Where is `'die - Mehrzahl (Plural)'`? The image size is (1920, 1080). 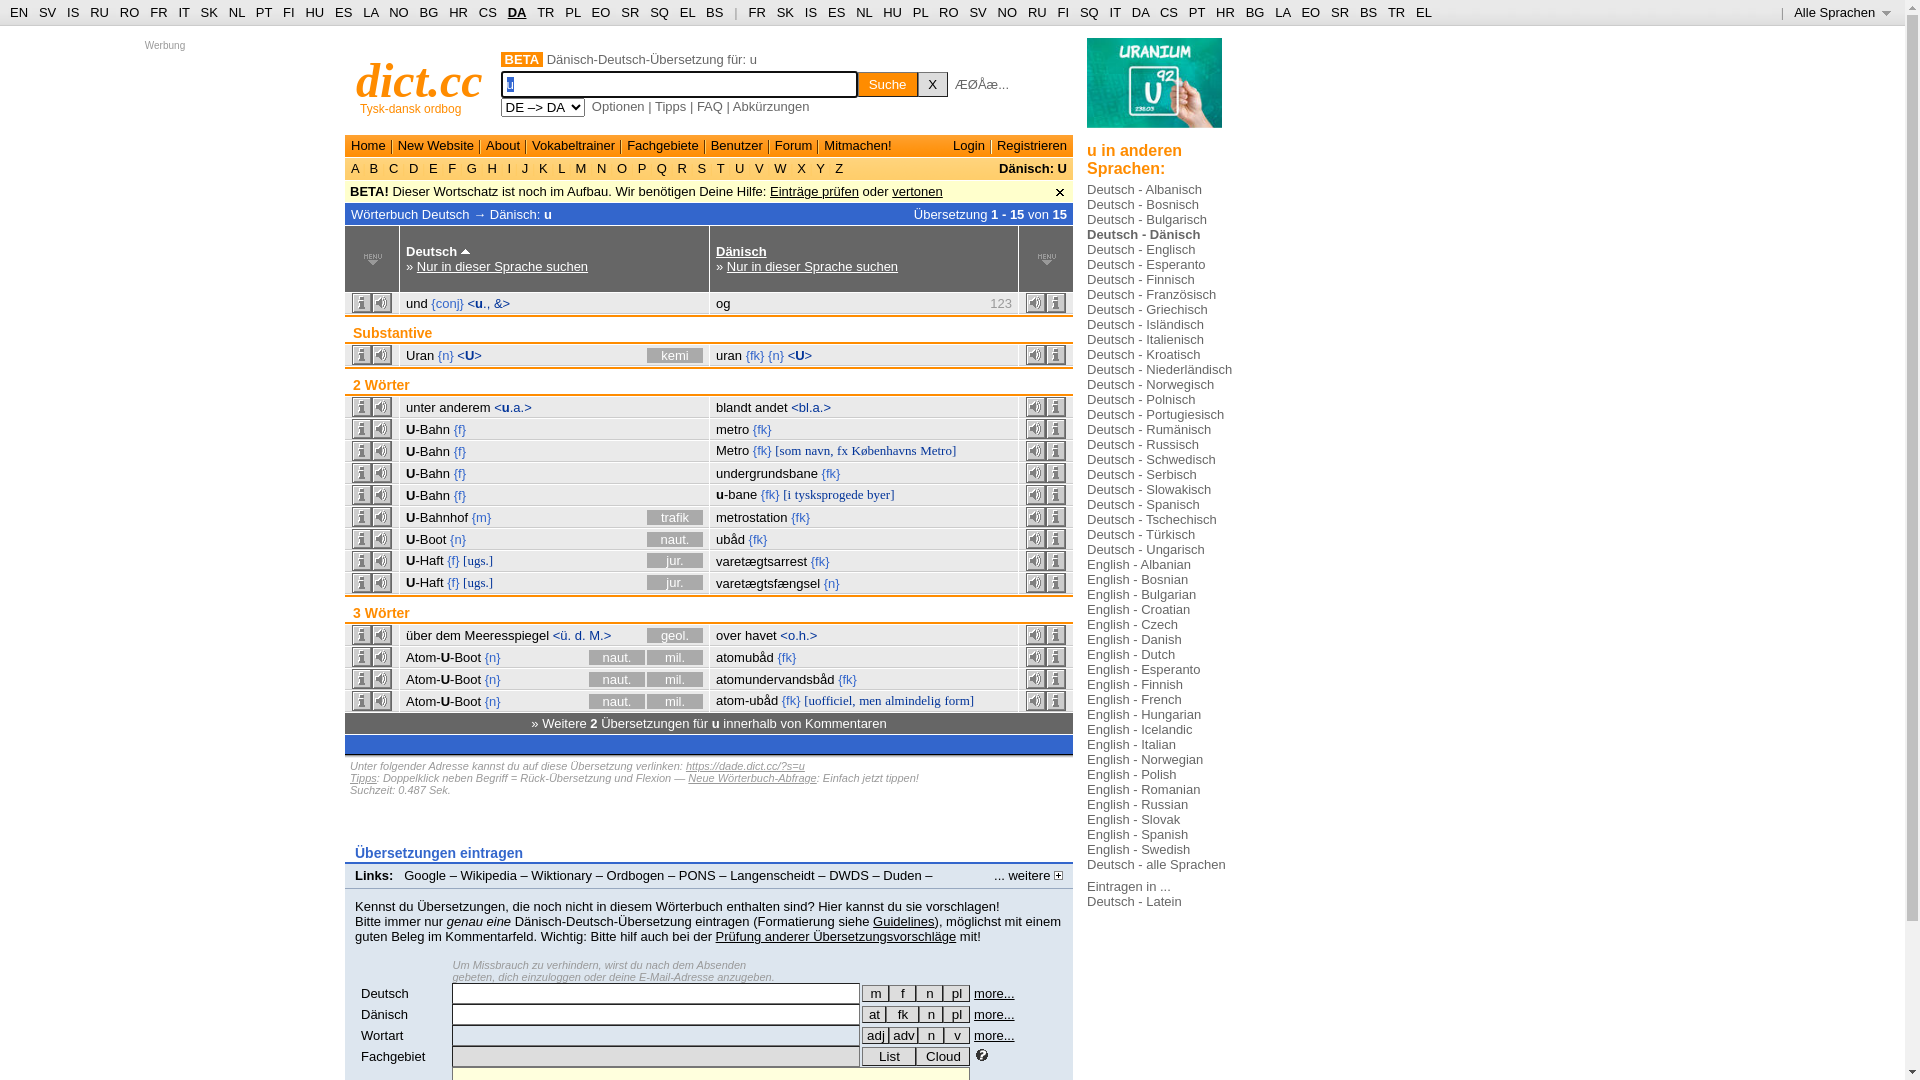 'die - Mehrzahl (Plural)' is located at coordinates (955, 993).